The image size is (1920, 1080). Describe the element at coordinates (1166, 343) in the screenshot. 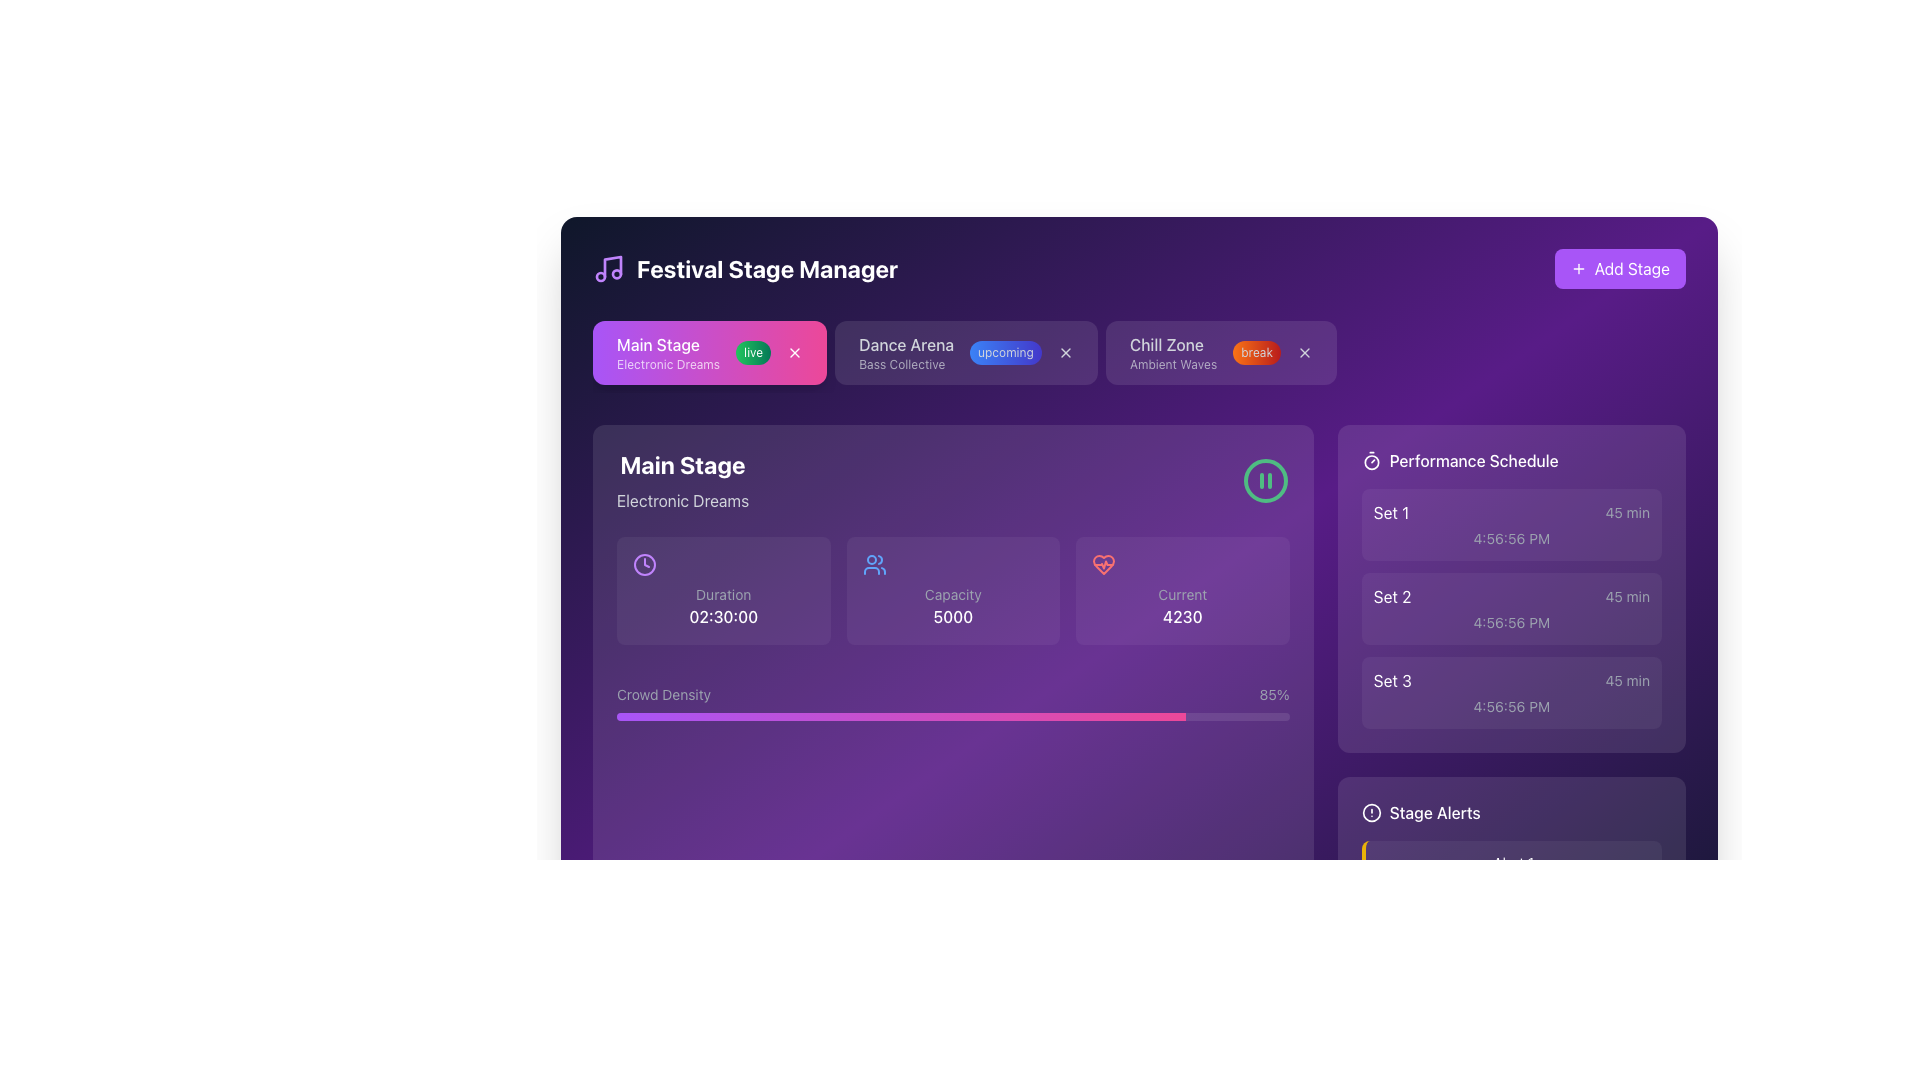

I see `the bold text label displaying 'Chill Zone' which is part of the Festival Stage Manager interface, positioned third from the left in the horizontal list of stage items` at that location.